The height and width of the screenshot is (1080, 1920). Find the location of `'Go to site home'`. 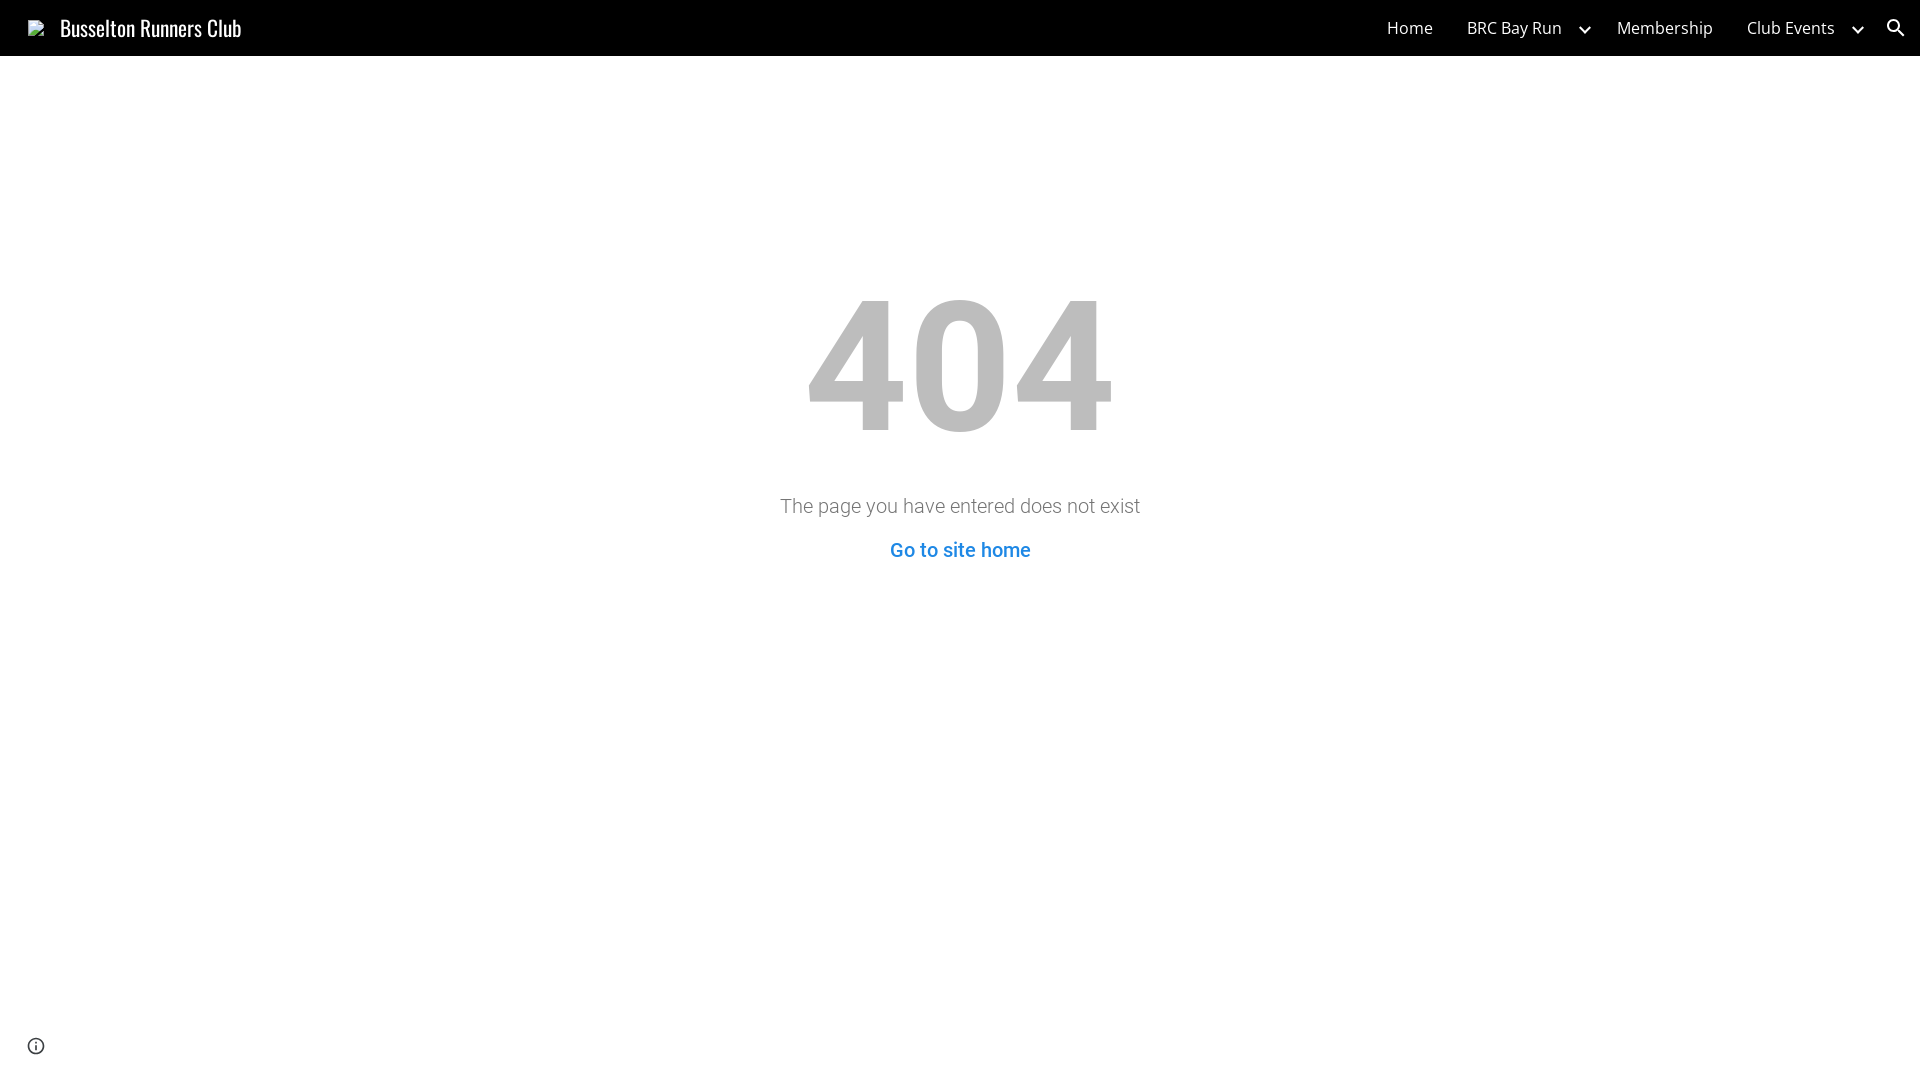

'Go to site home' is located at coordinates (960, 550).